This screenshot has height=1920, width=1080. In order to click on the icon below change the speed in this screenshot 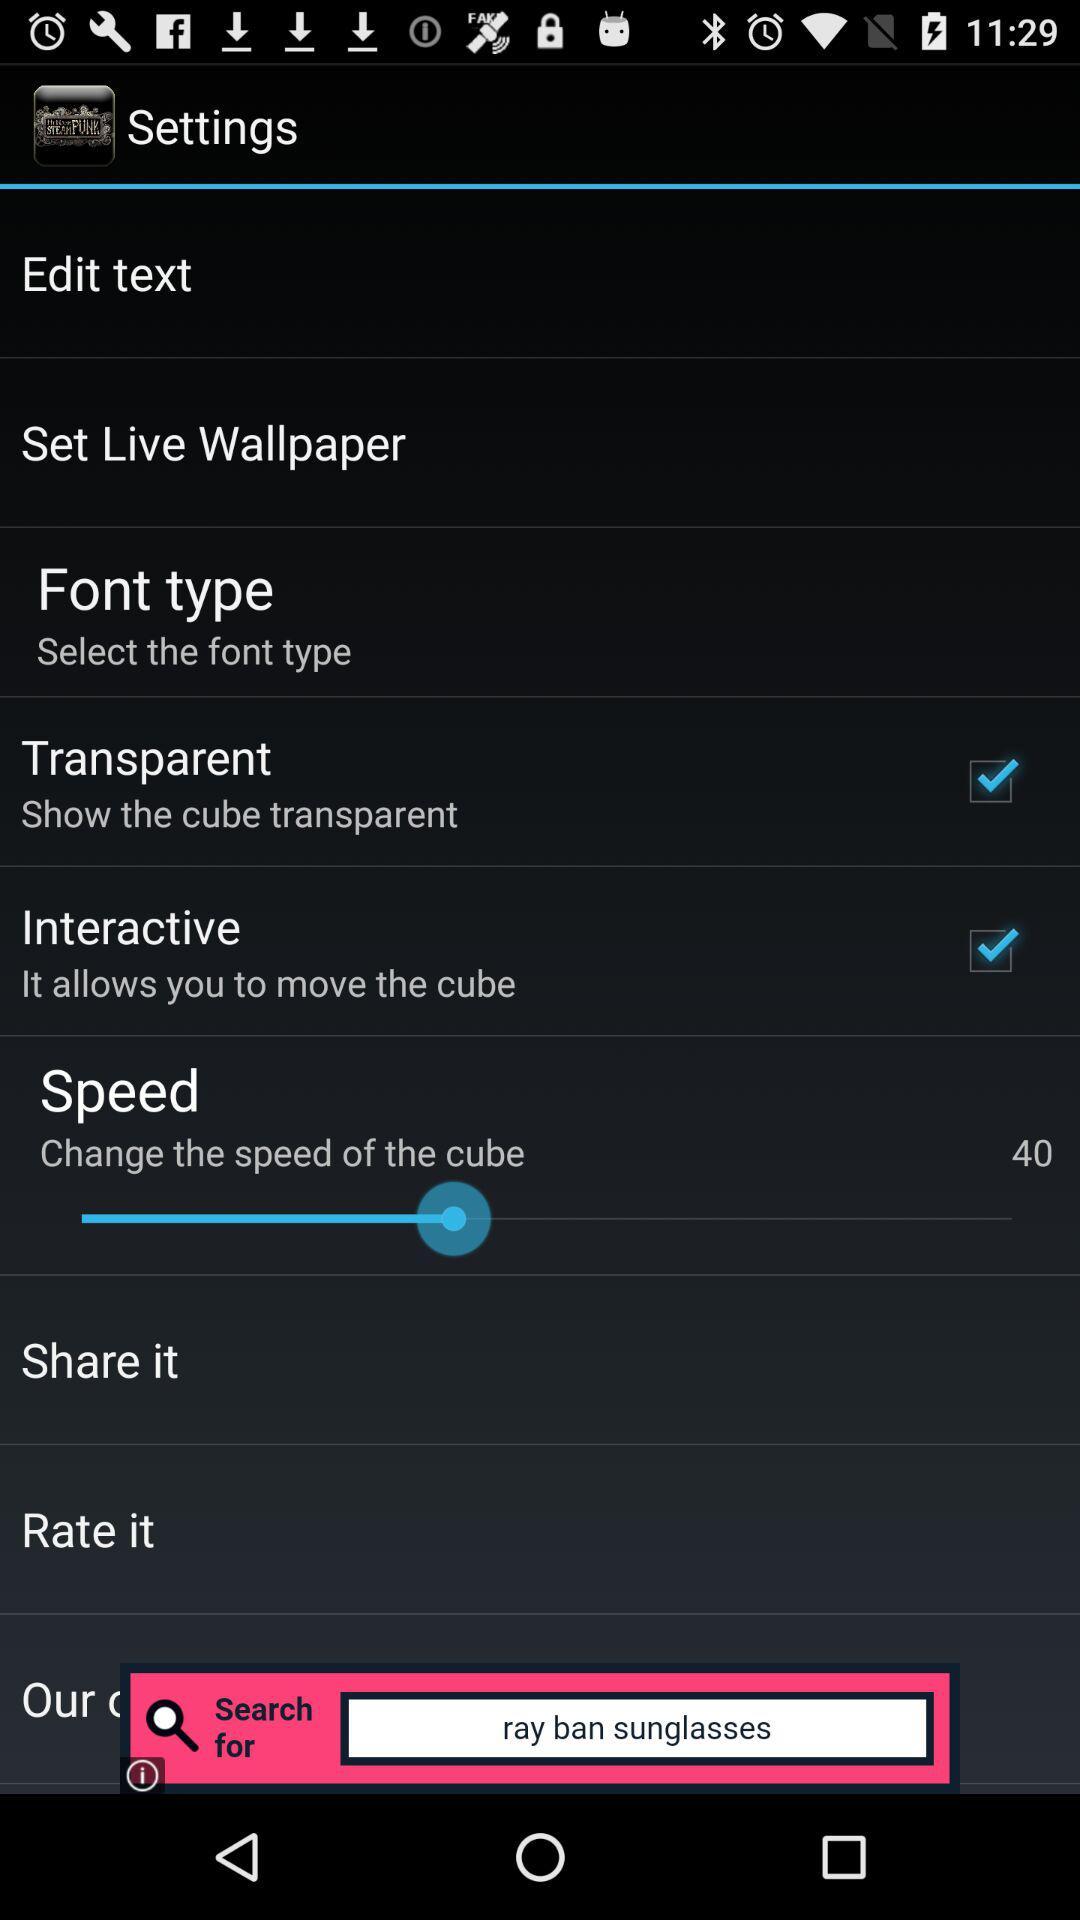, I will do `click(546, 1217)`.